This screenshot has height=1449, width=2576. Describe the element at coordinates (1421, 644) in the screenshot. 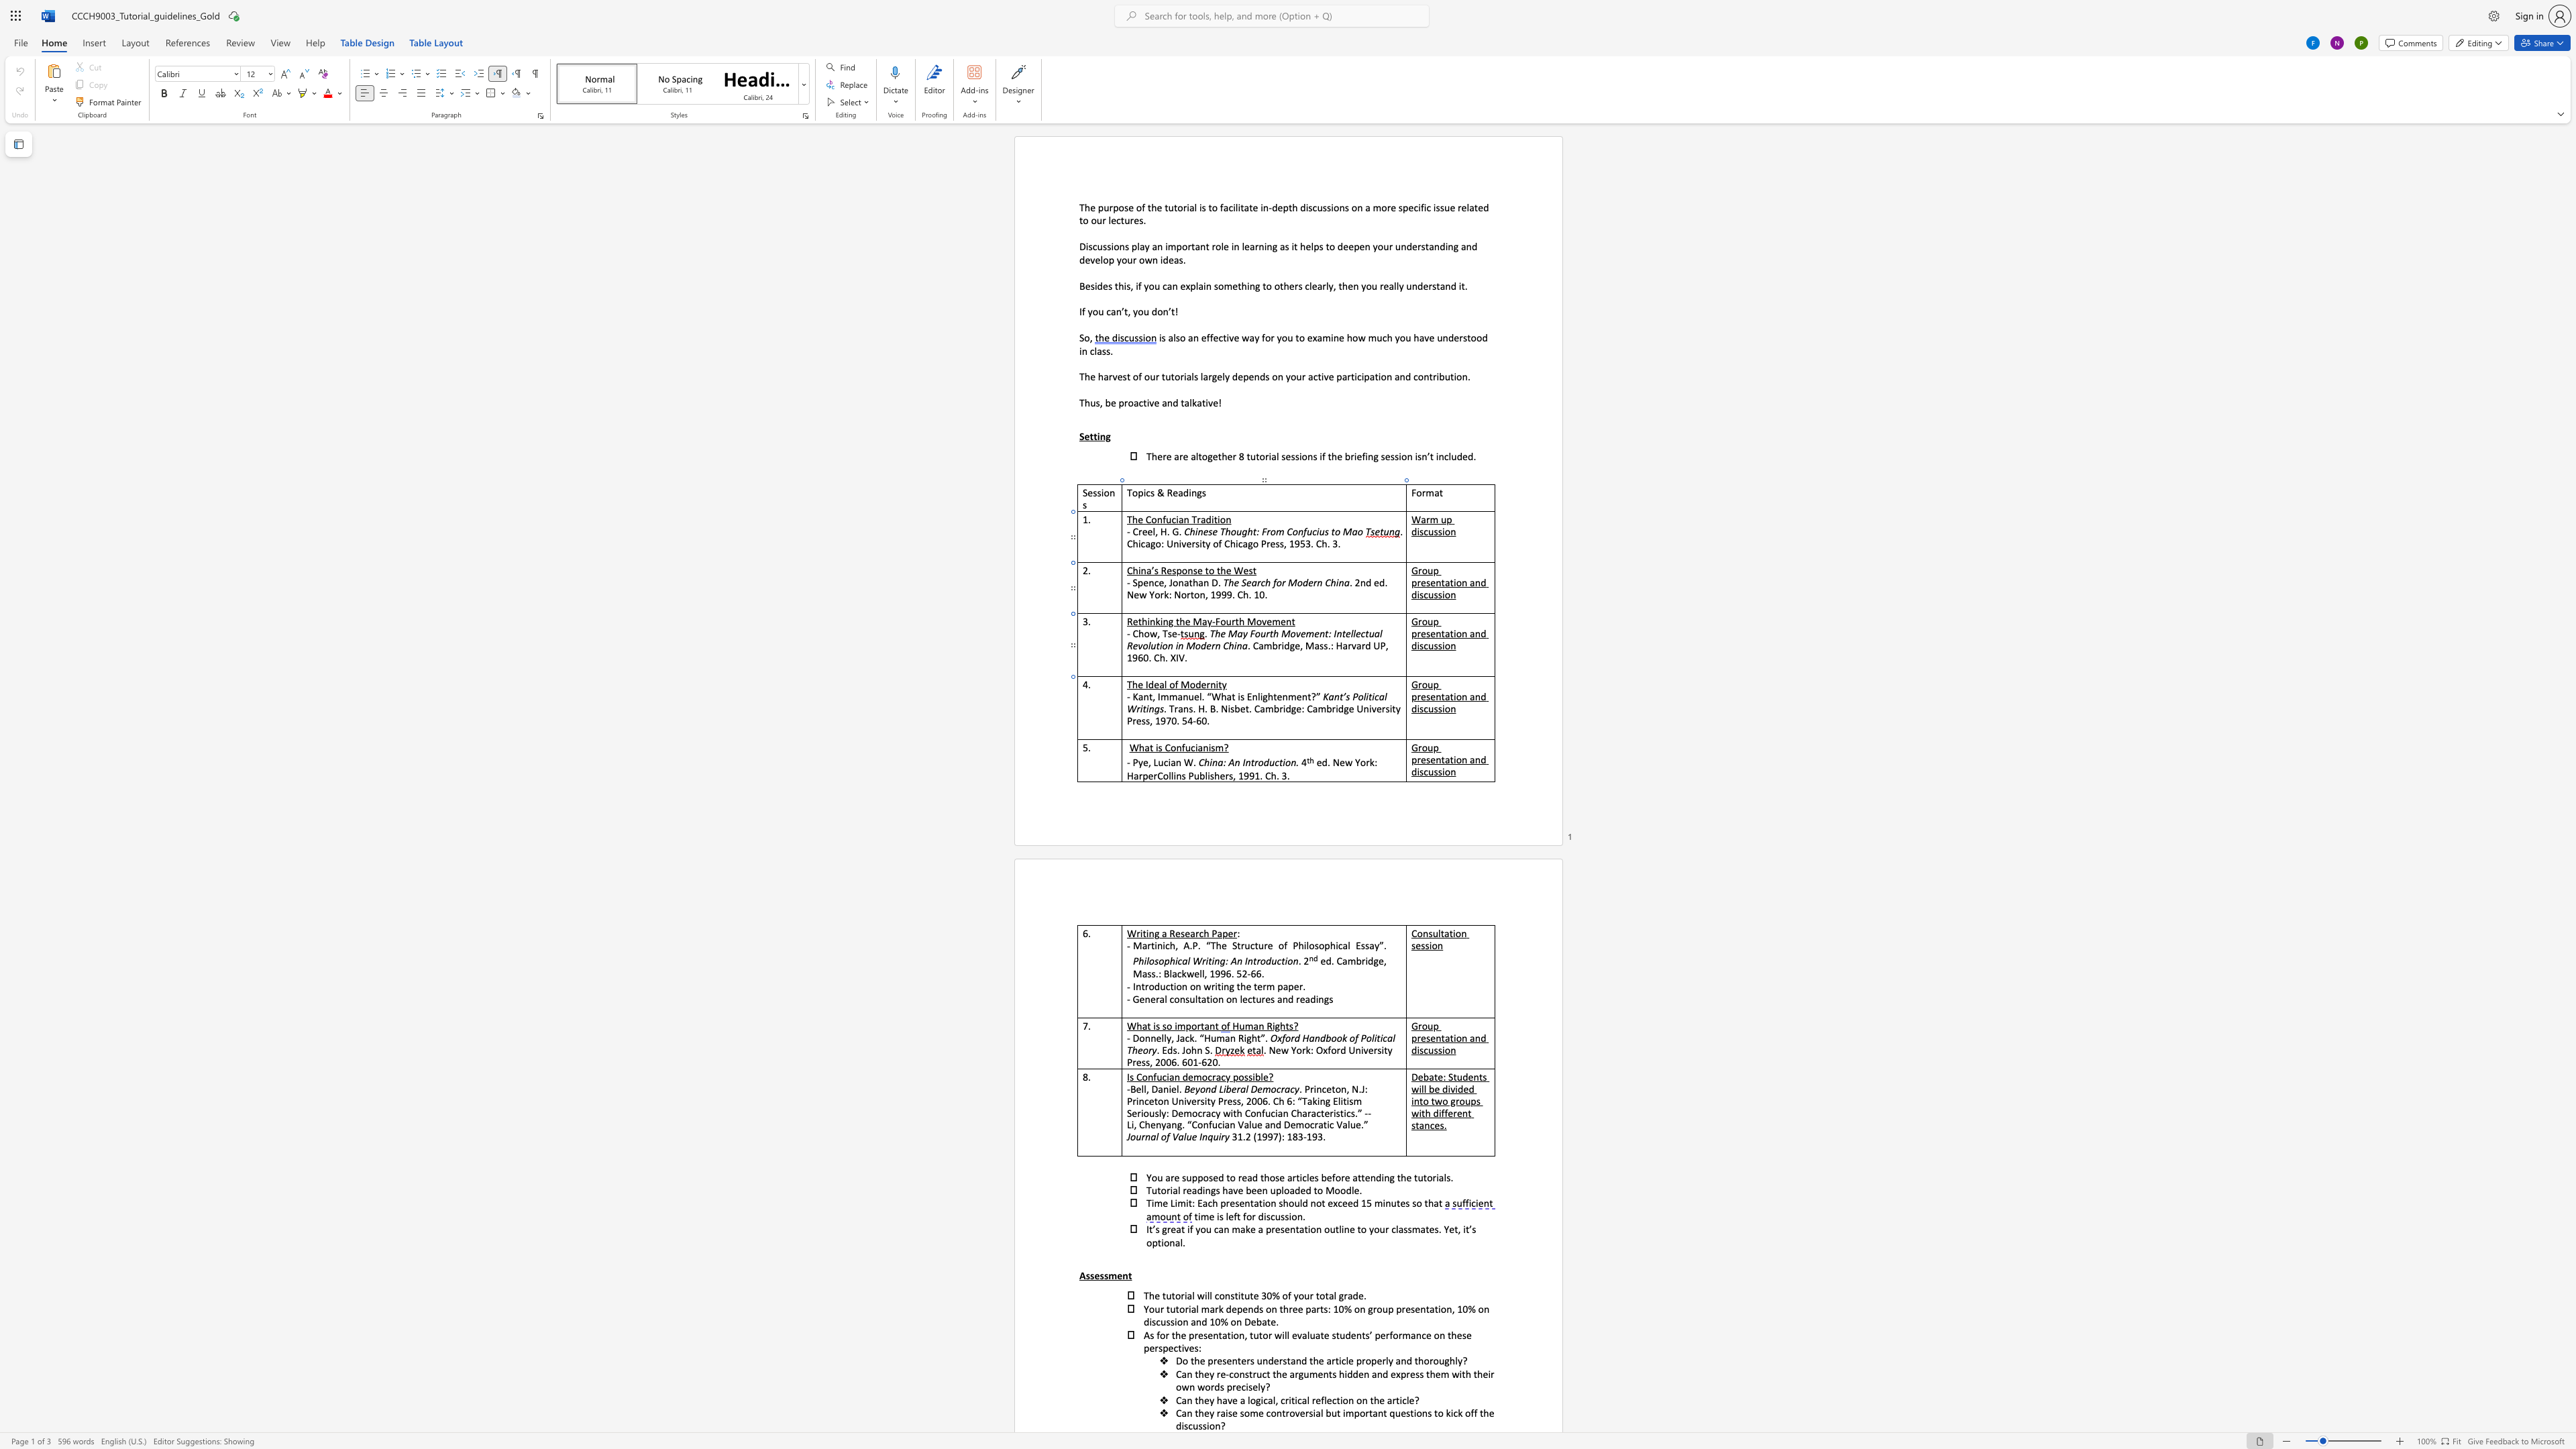

I see `the 2th character "s" in the text` at that location.